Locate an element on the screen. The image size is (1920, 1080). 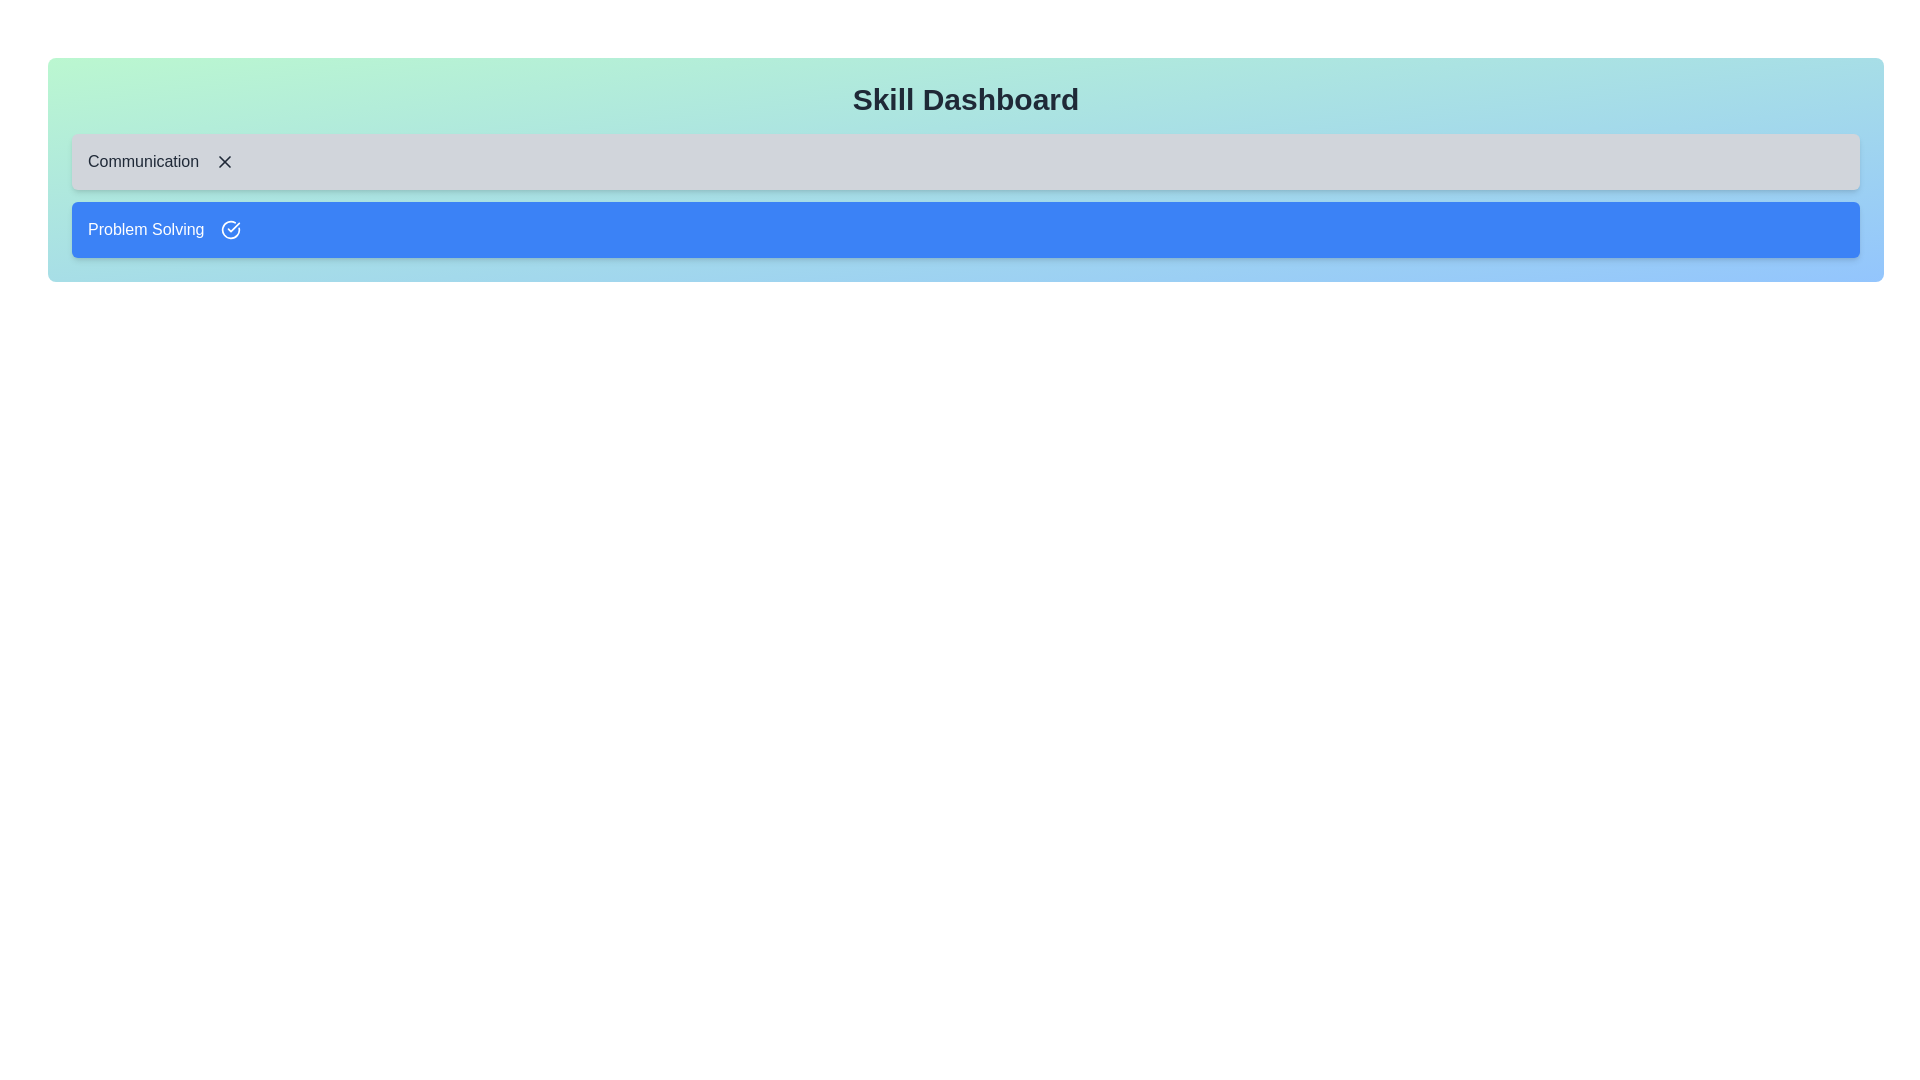
the title 'Skill Dashboard' to interact with it is located at coordinates (965, 100).